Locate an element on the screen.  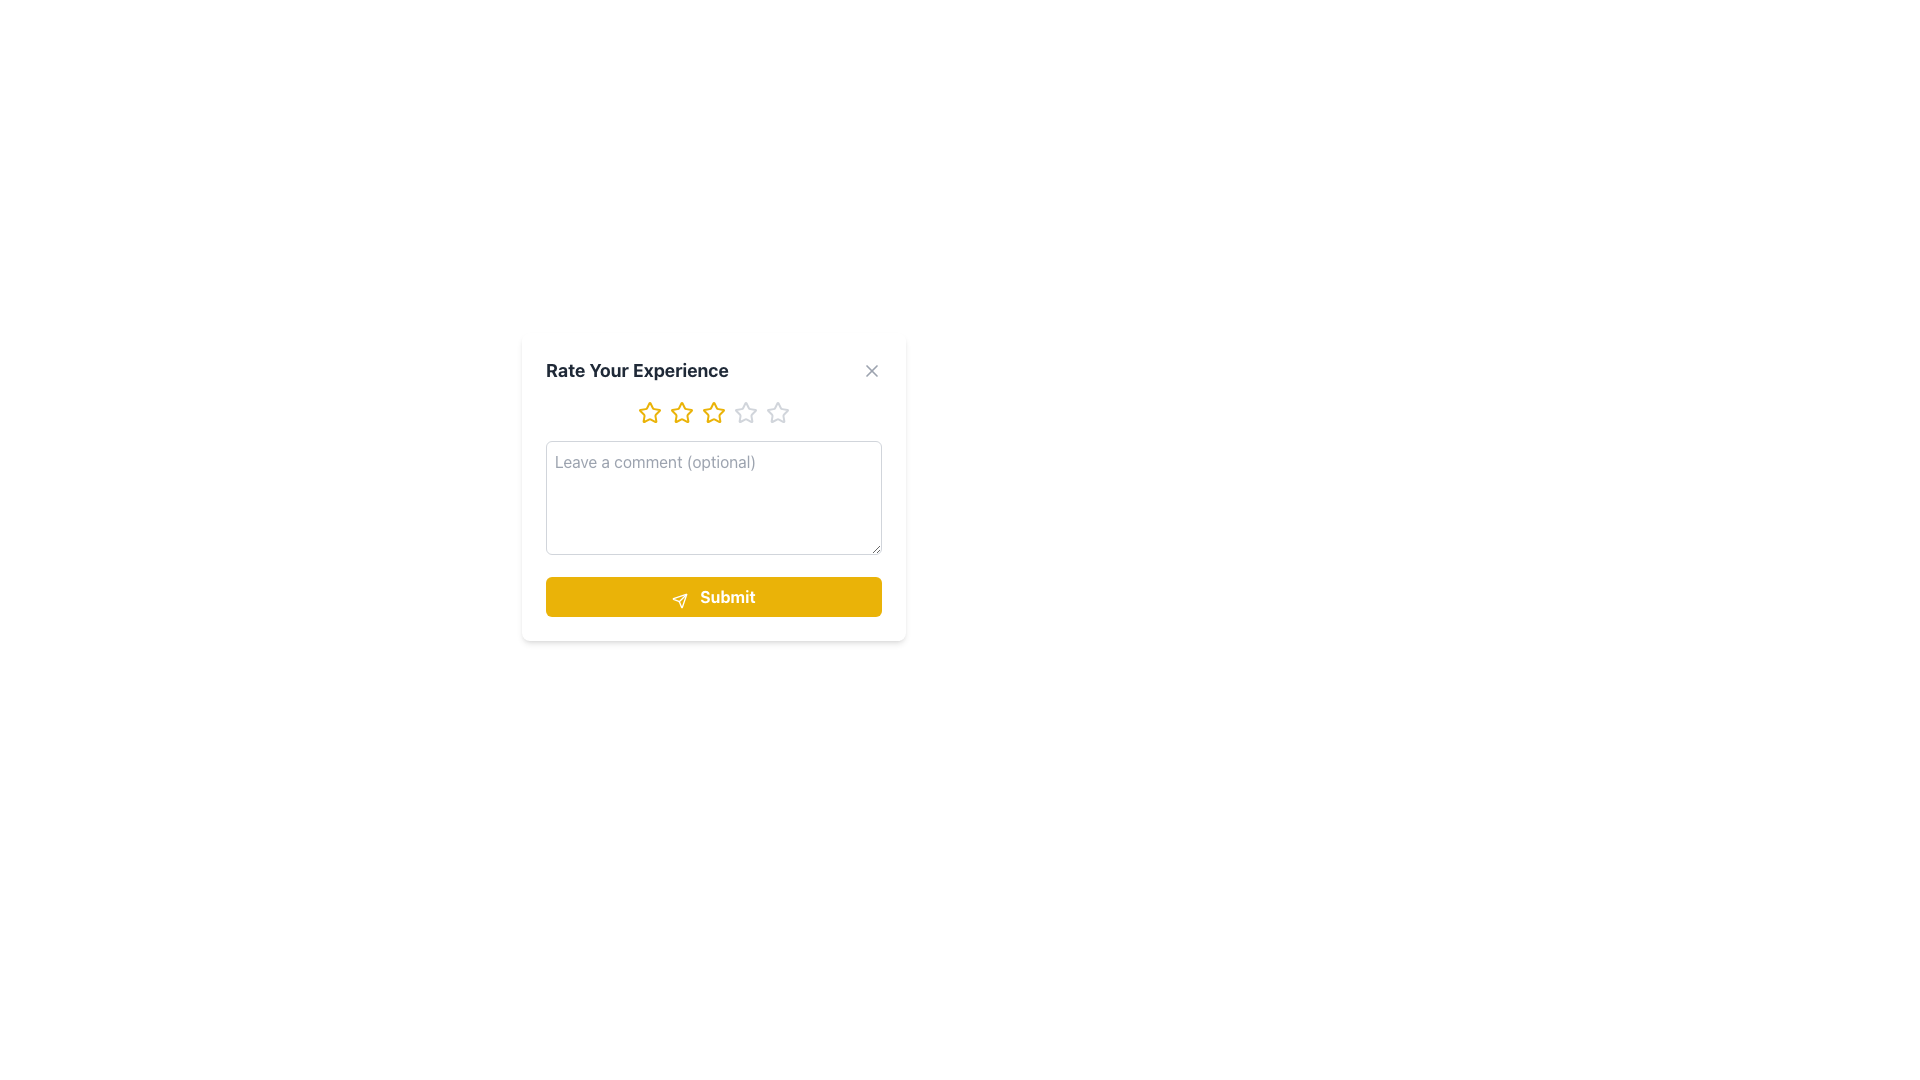
the fifth rating star icon button is located at coordinates (714, 411).